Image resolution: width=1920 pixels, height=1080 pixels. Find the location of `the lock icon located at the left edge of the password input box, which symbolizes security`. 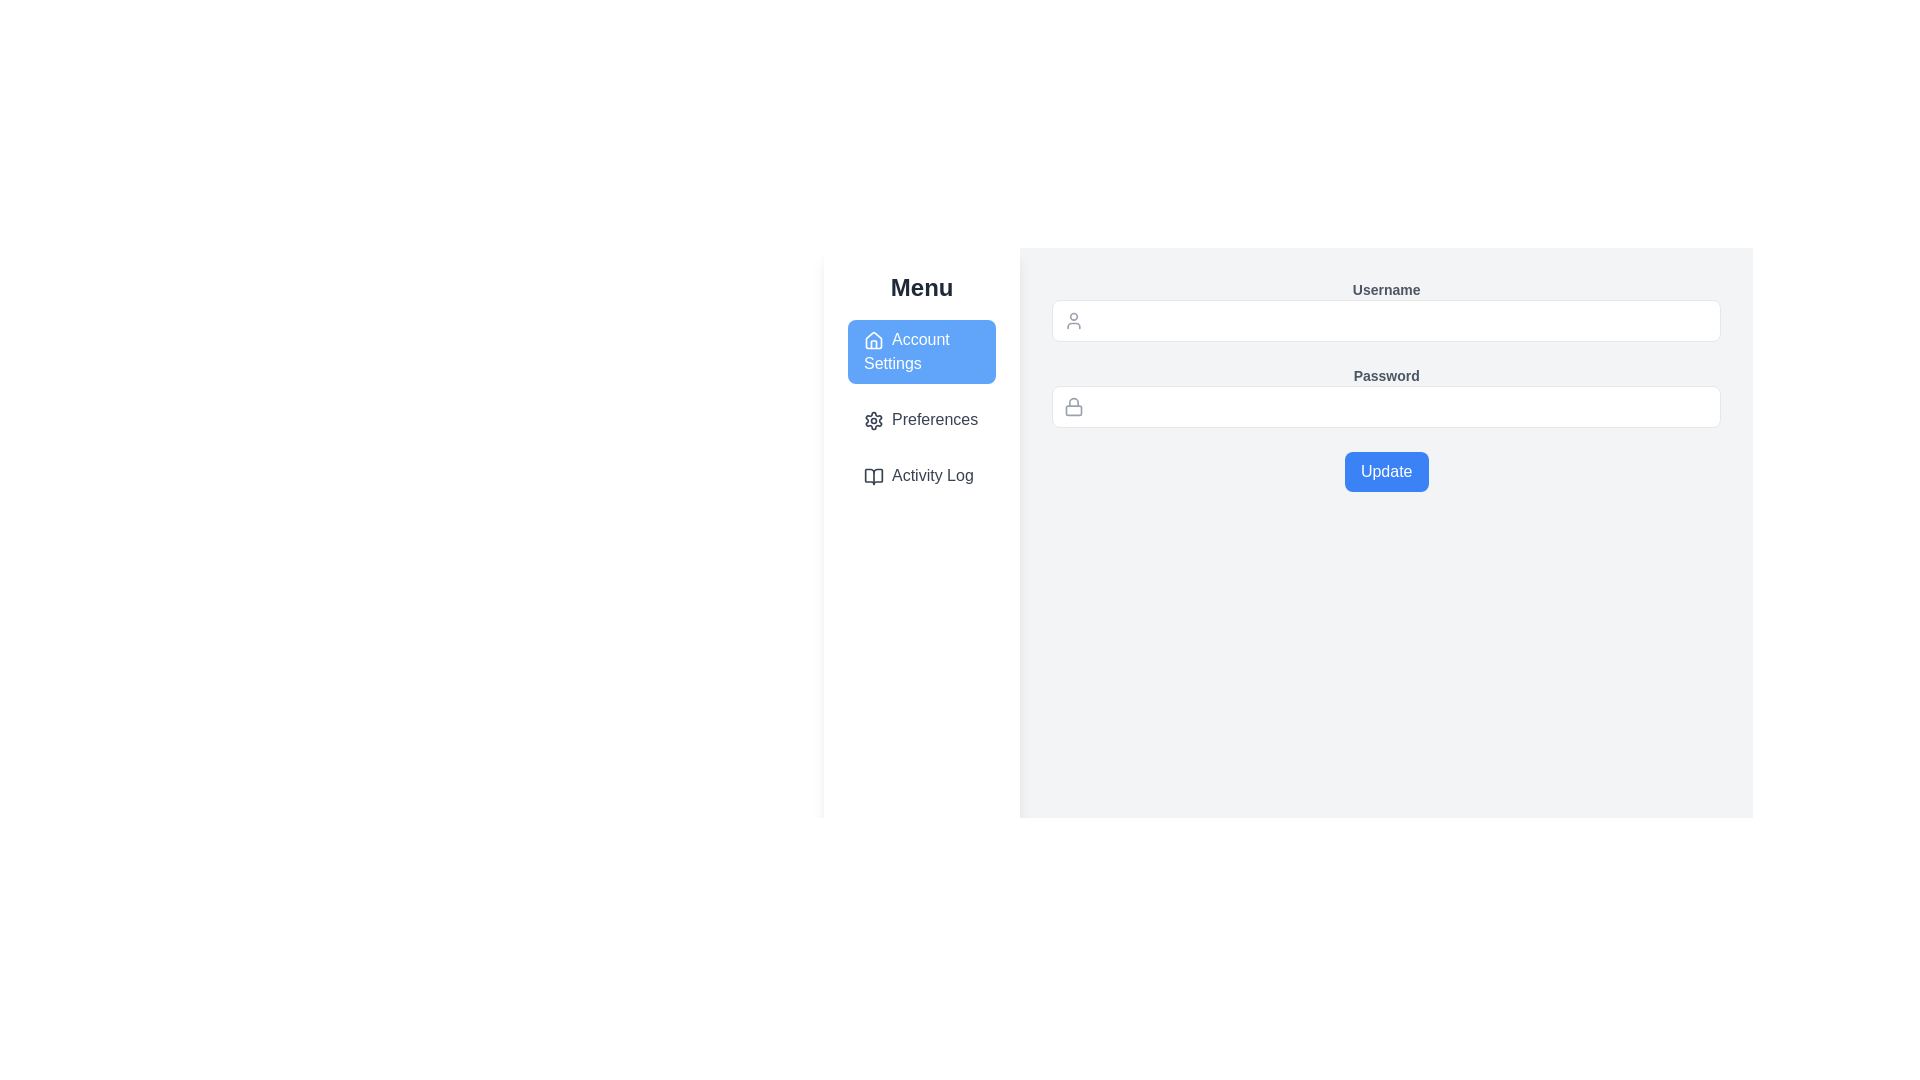

the lock icon located at the left edge of the password input box, which symbolizes security is located at coordinates (1073, 406).